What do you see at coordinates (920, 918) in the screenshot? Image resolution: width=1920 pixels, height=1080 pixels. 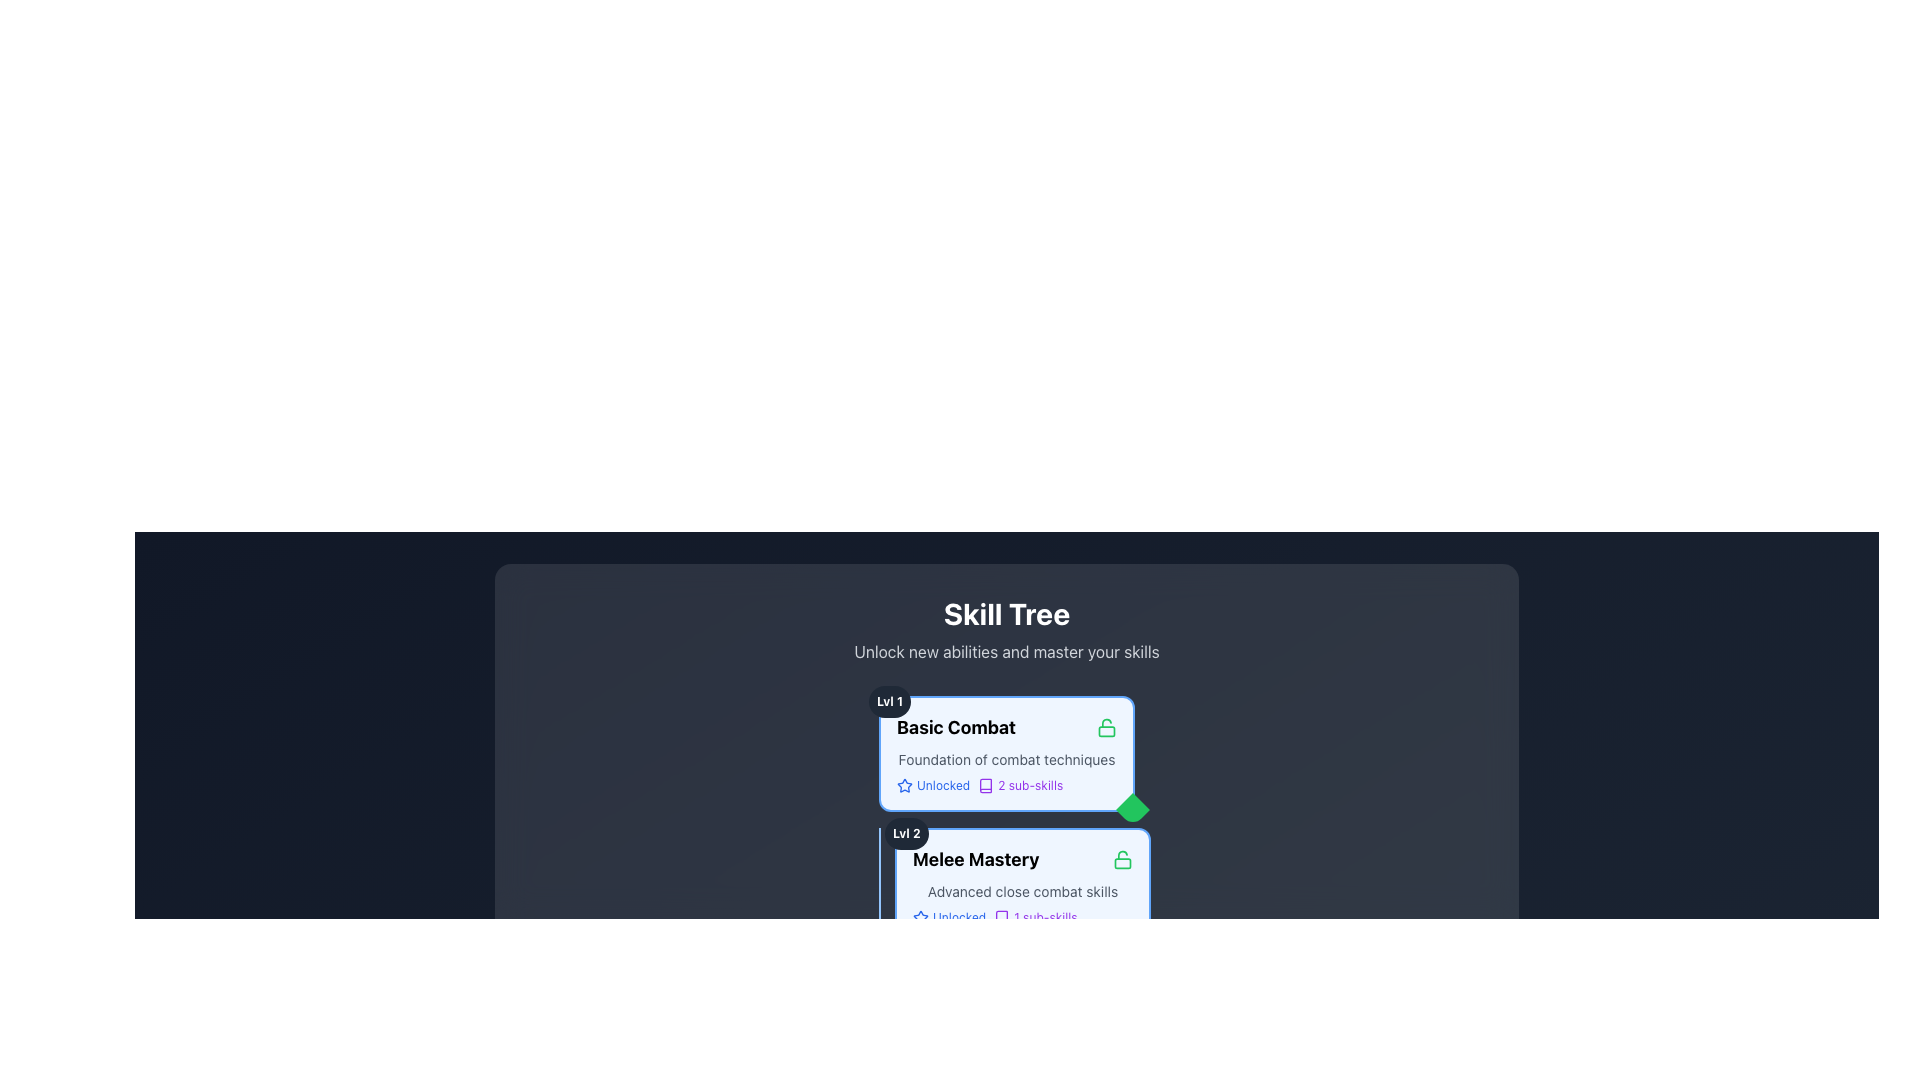 I see `the blue outlined star icon located to the left of the text 'Unlocked' within the 'Basic Combat' skill card` at bounding box center [920, 918].